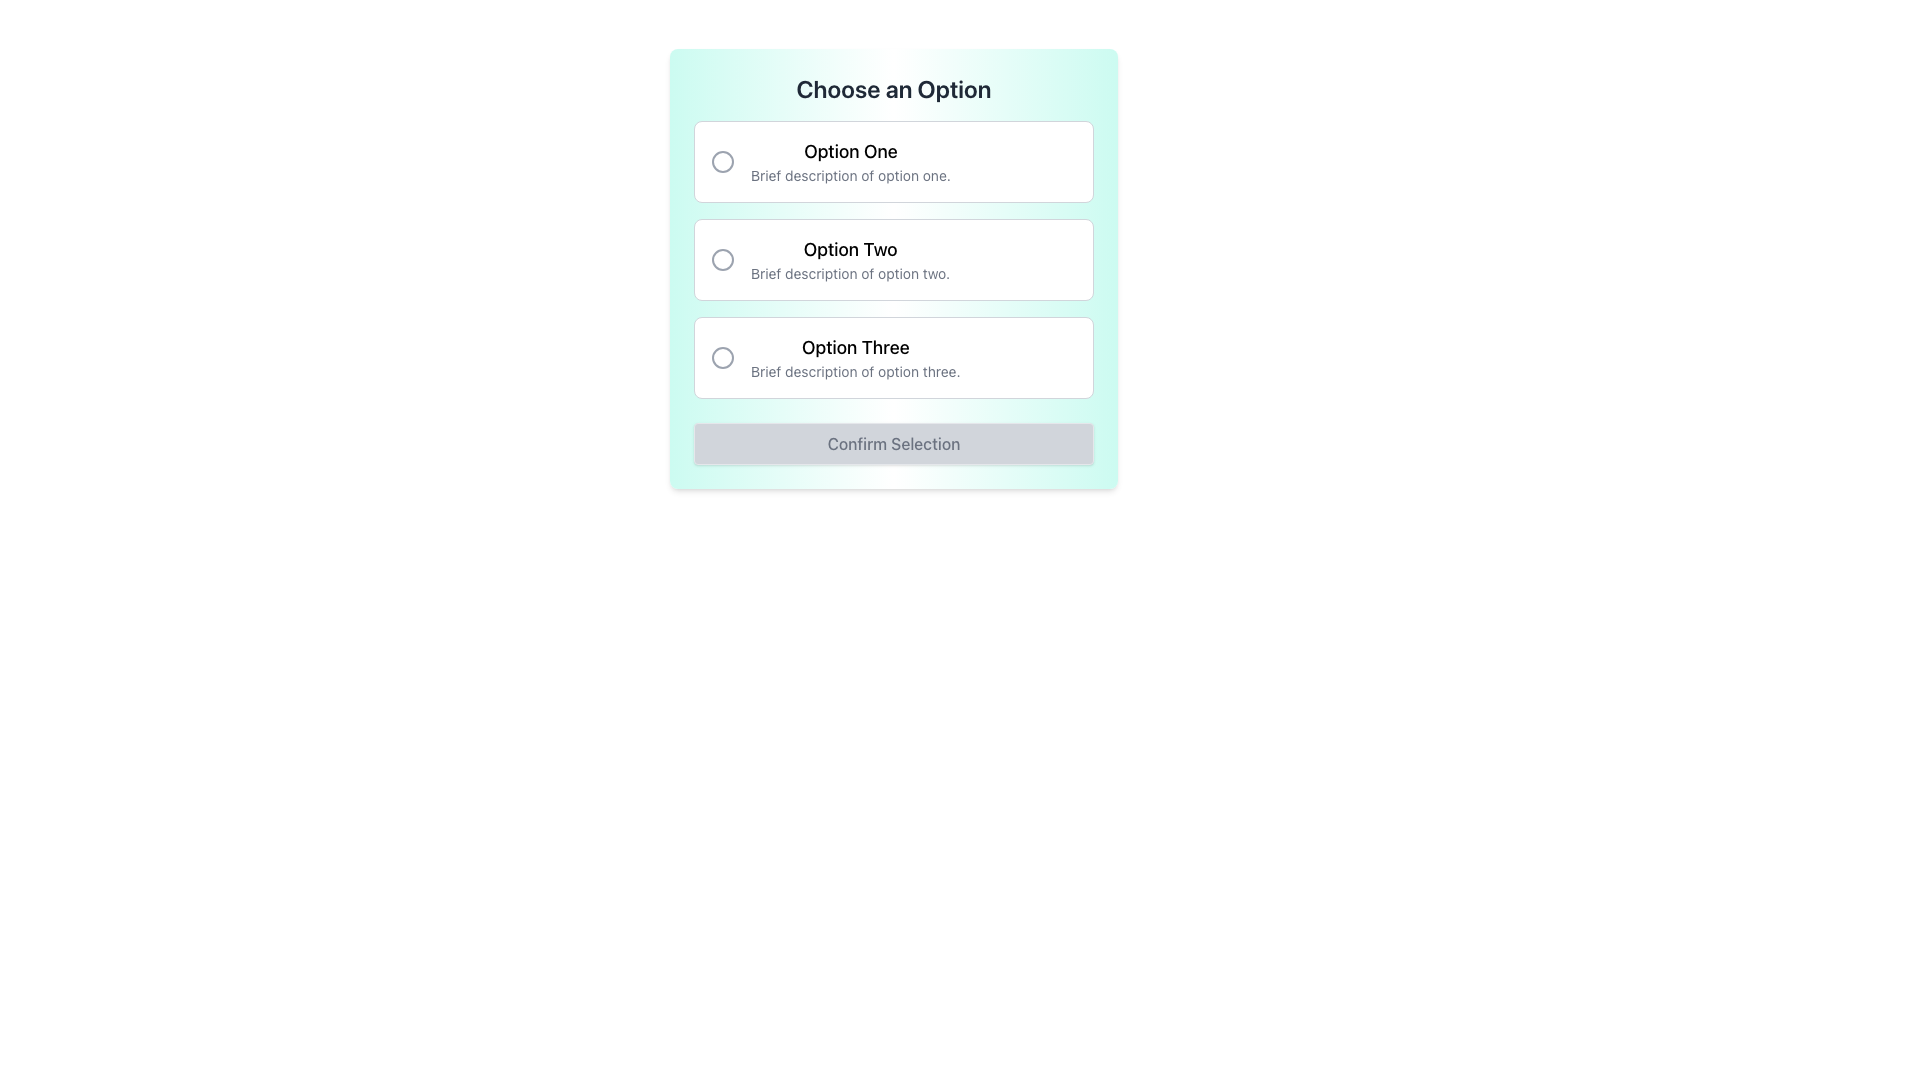 This screenshot has height=1080, width=1920. What do you see at coordinates (722, 357) in the screenshot?
I see `the circular selection marker for the third selectable option labeled 'Option Three' to provide visual feedback` at bounding box center [722, 357].